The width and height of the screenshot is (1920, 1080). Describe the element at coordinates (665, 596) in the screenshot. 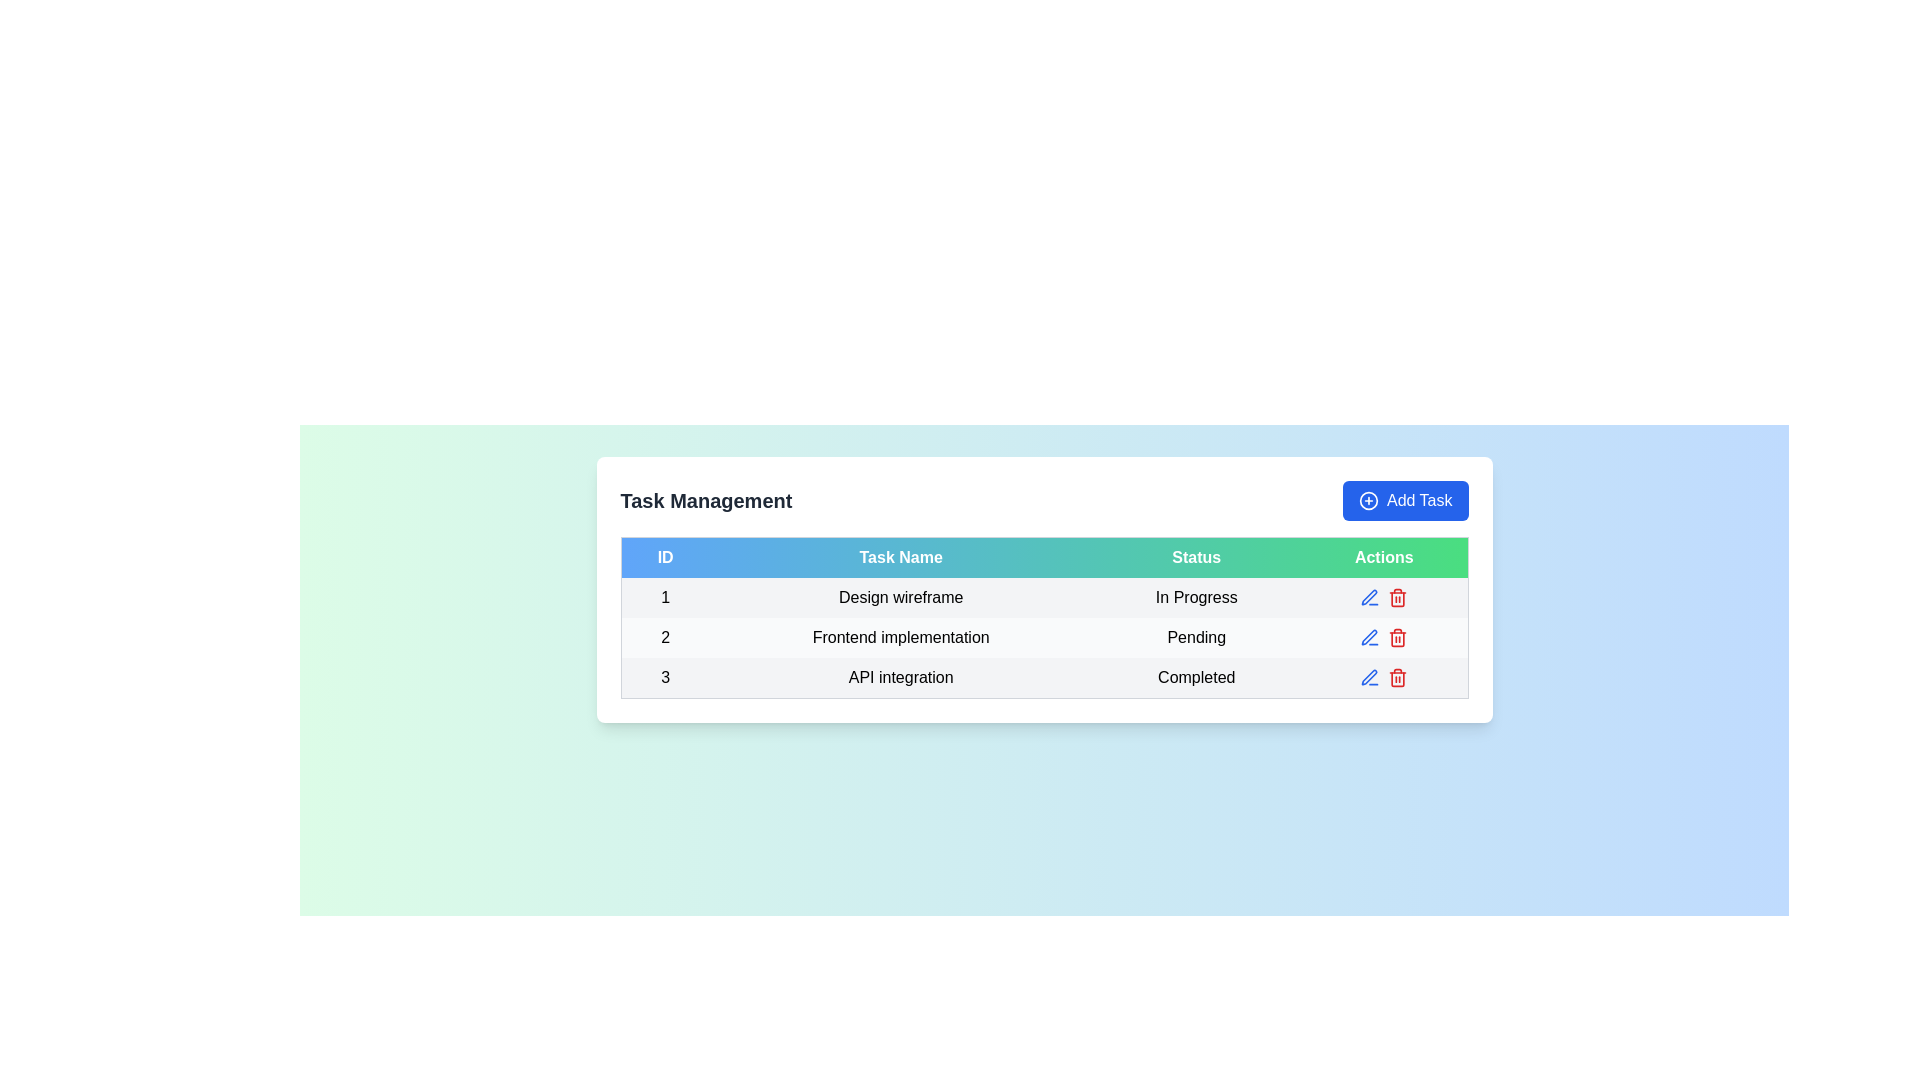

I see `the Static Text element that displays the unique identifier for the first task in the table, located in the 'ID' column at the top left corner of the table` at that location.